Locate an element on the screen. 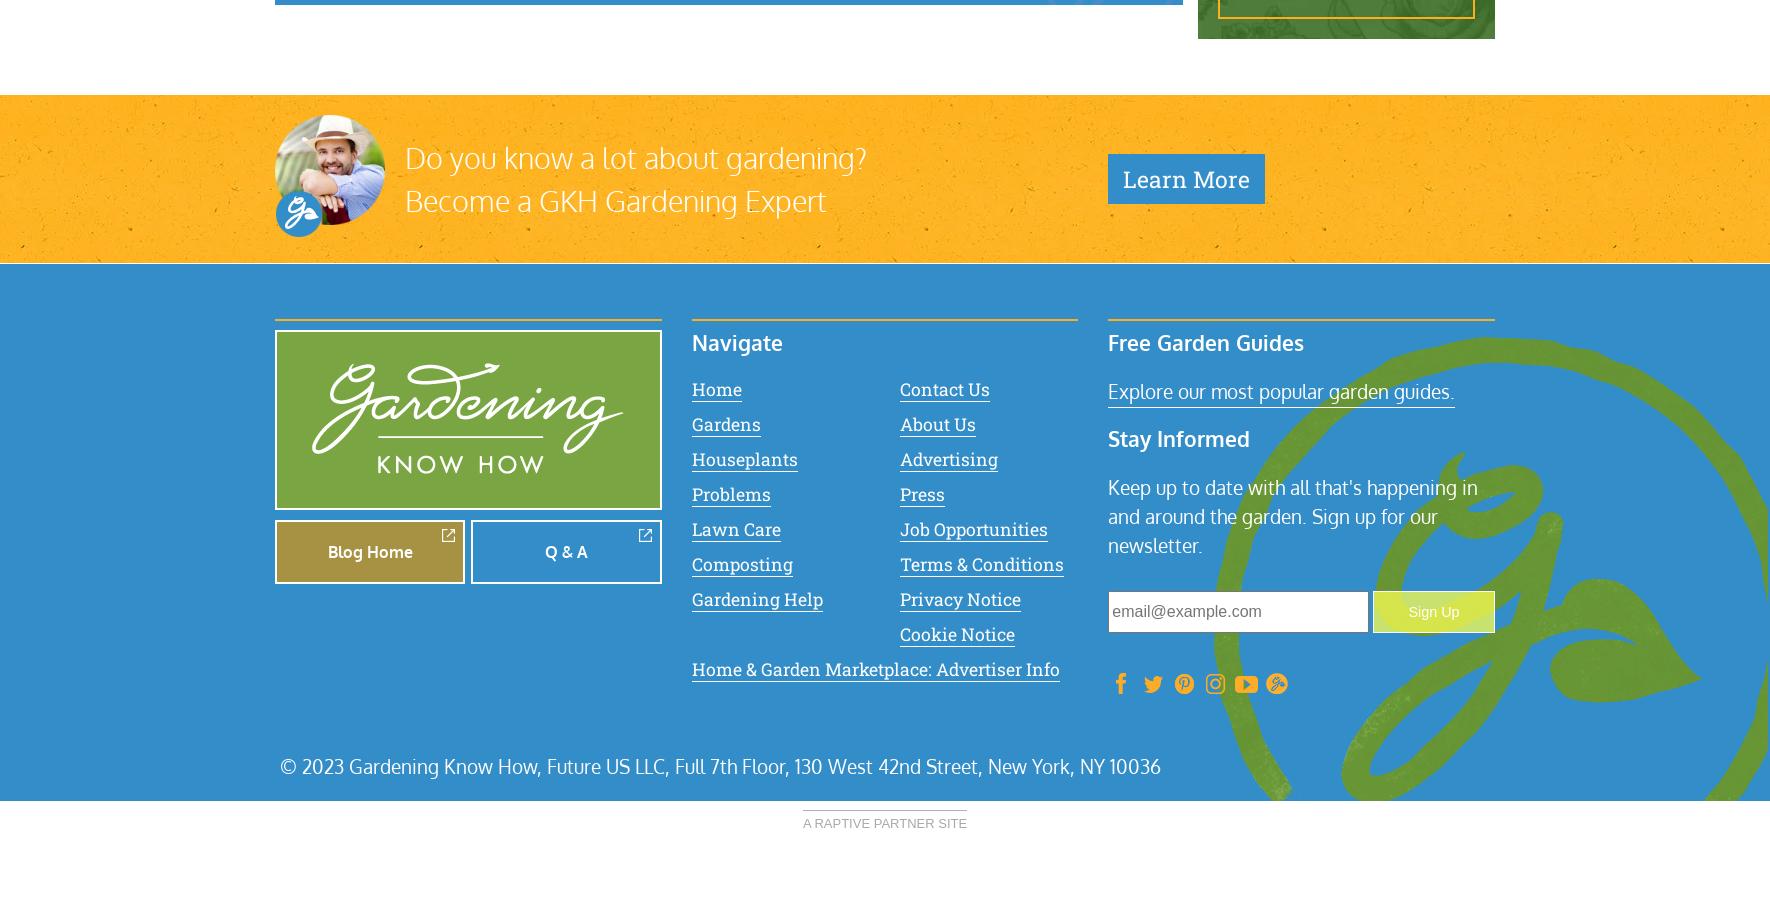 The image size is (1770, 920). 'Contact Us' is located at coordinates (897, 387).